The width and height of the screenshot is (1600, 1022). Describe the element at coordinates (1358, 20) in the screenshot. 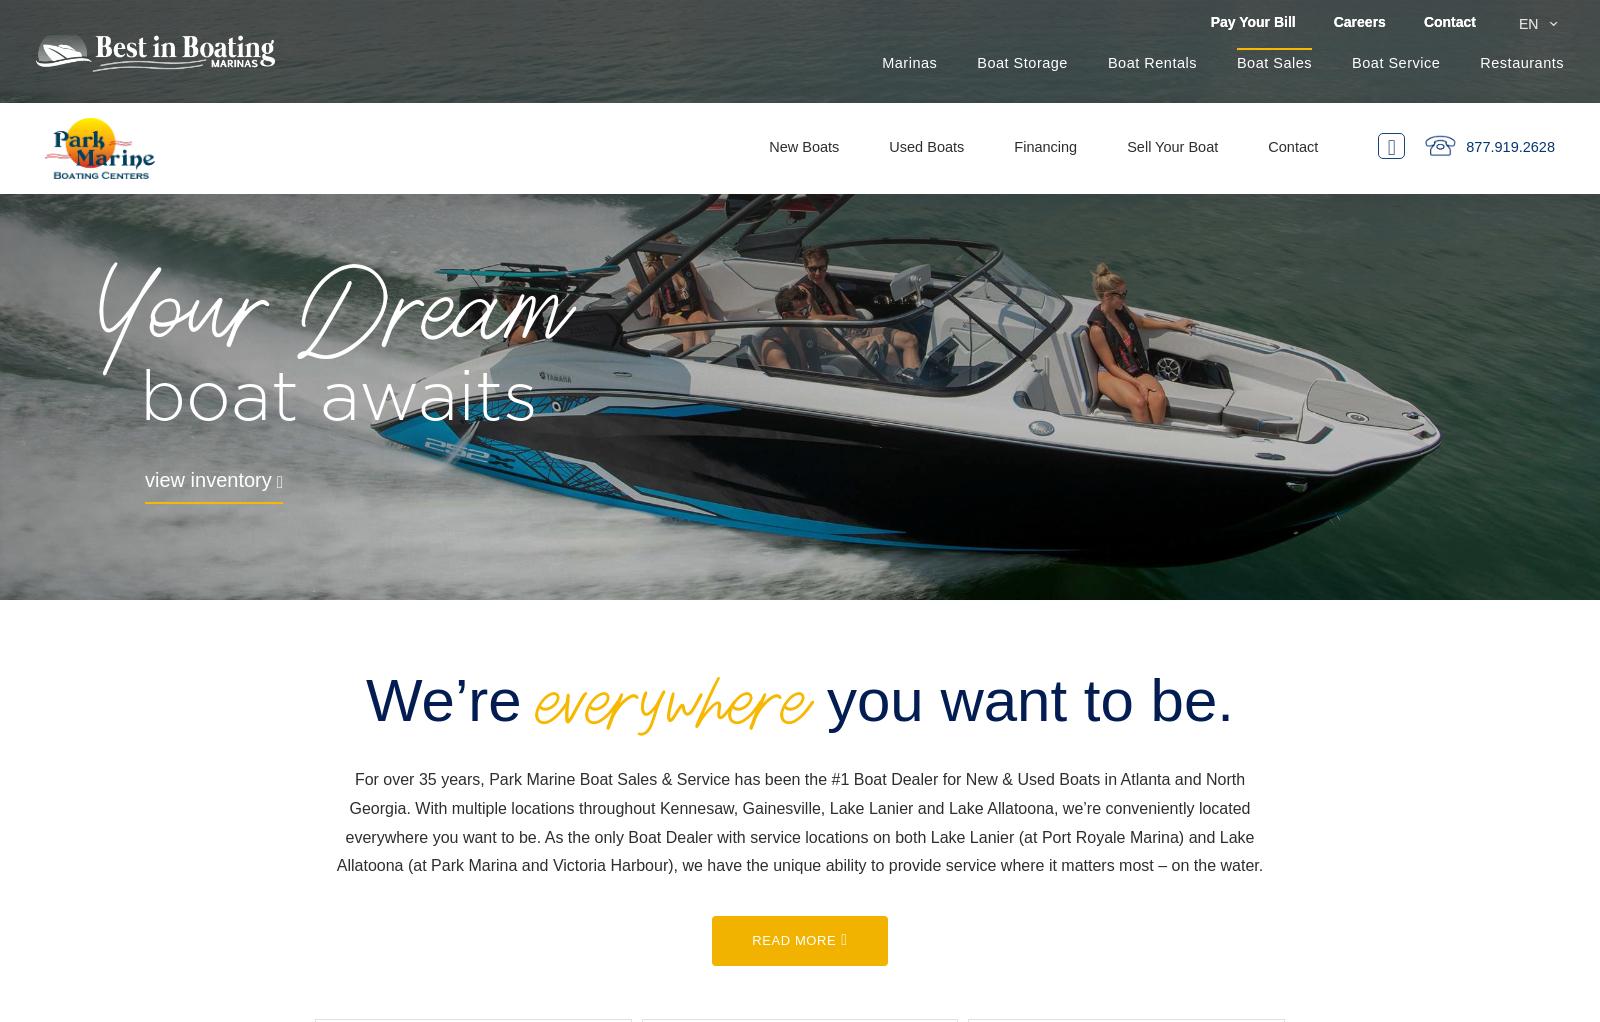

I see `'Careers'` at that location.